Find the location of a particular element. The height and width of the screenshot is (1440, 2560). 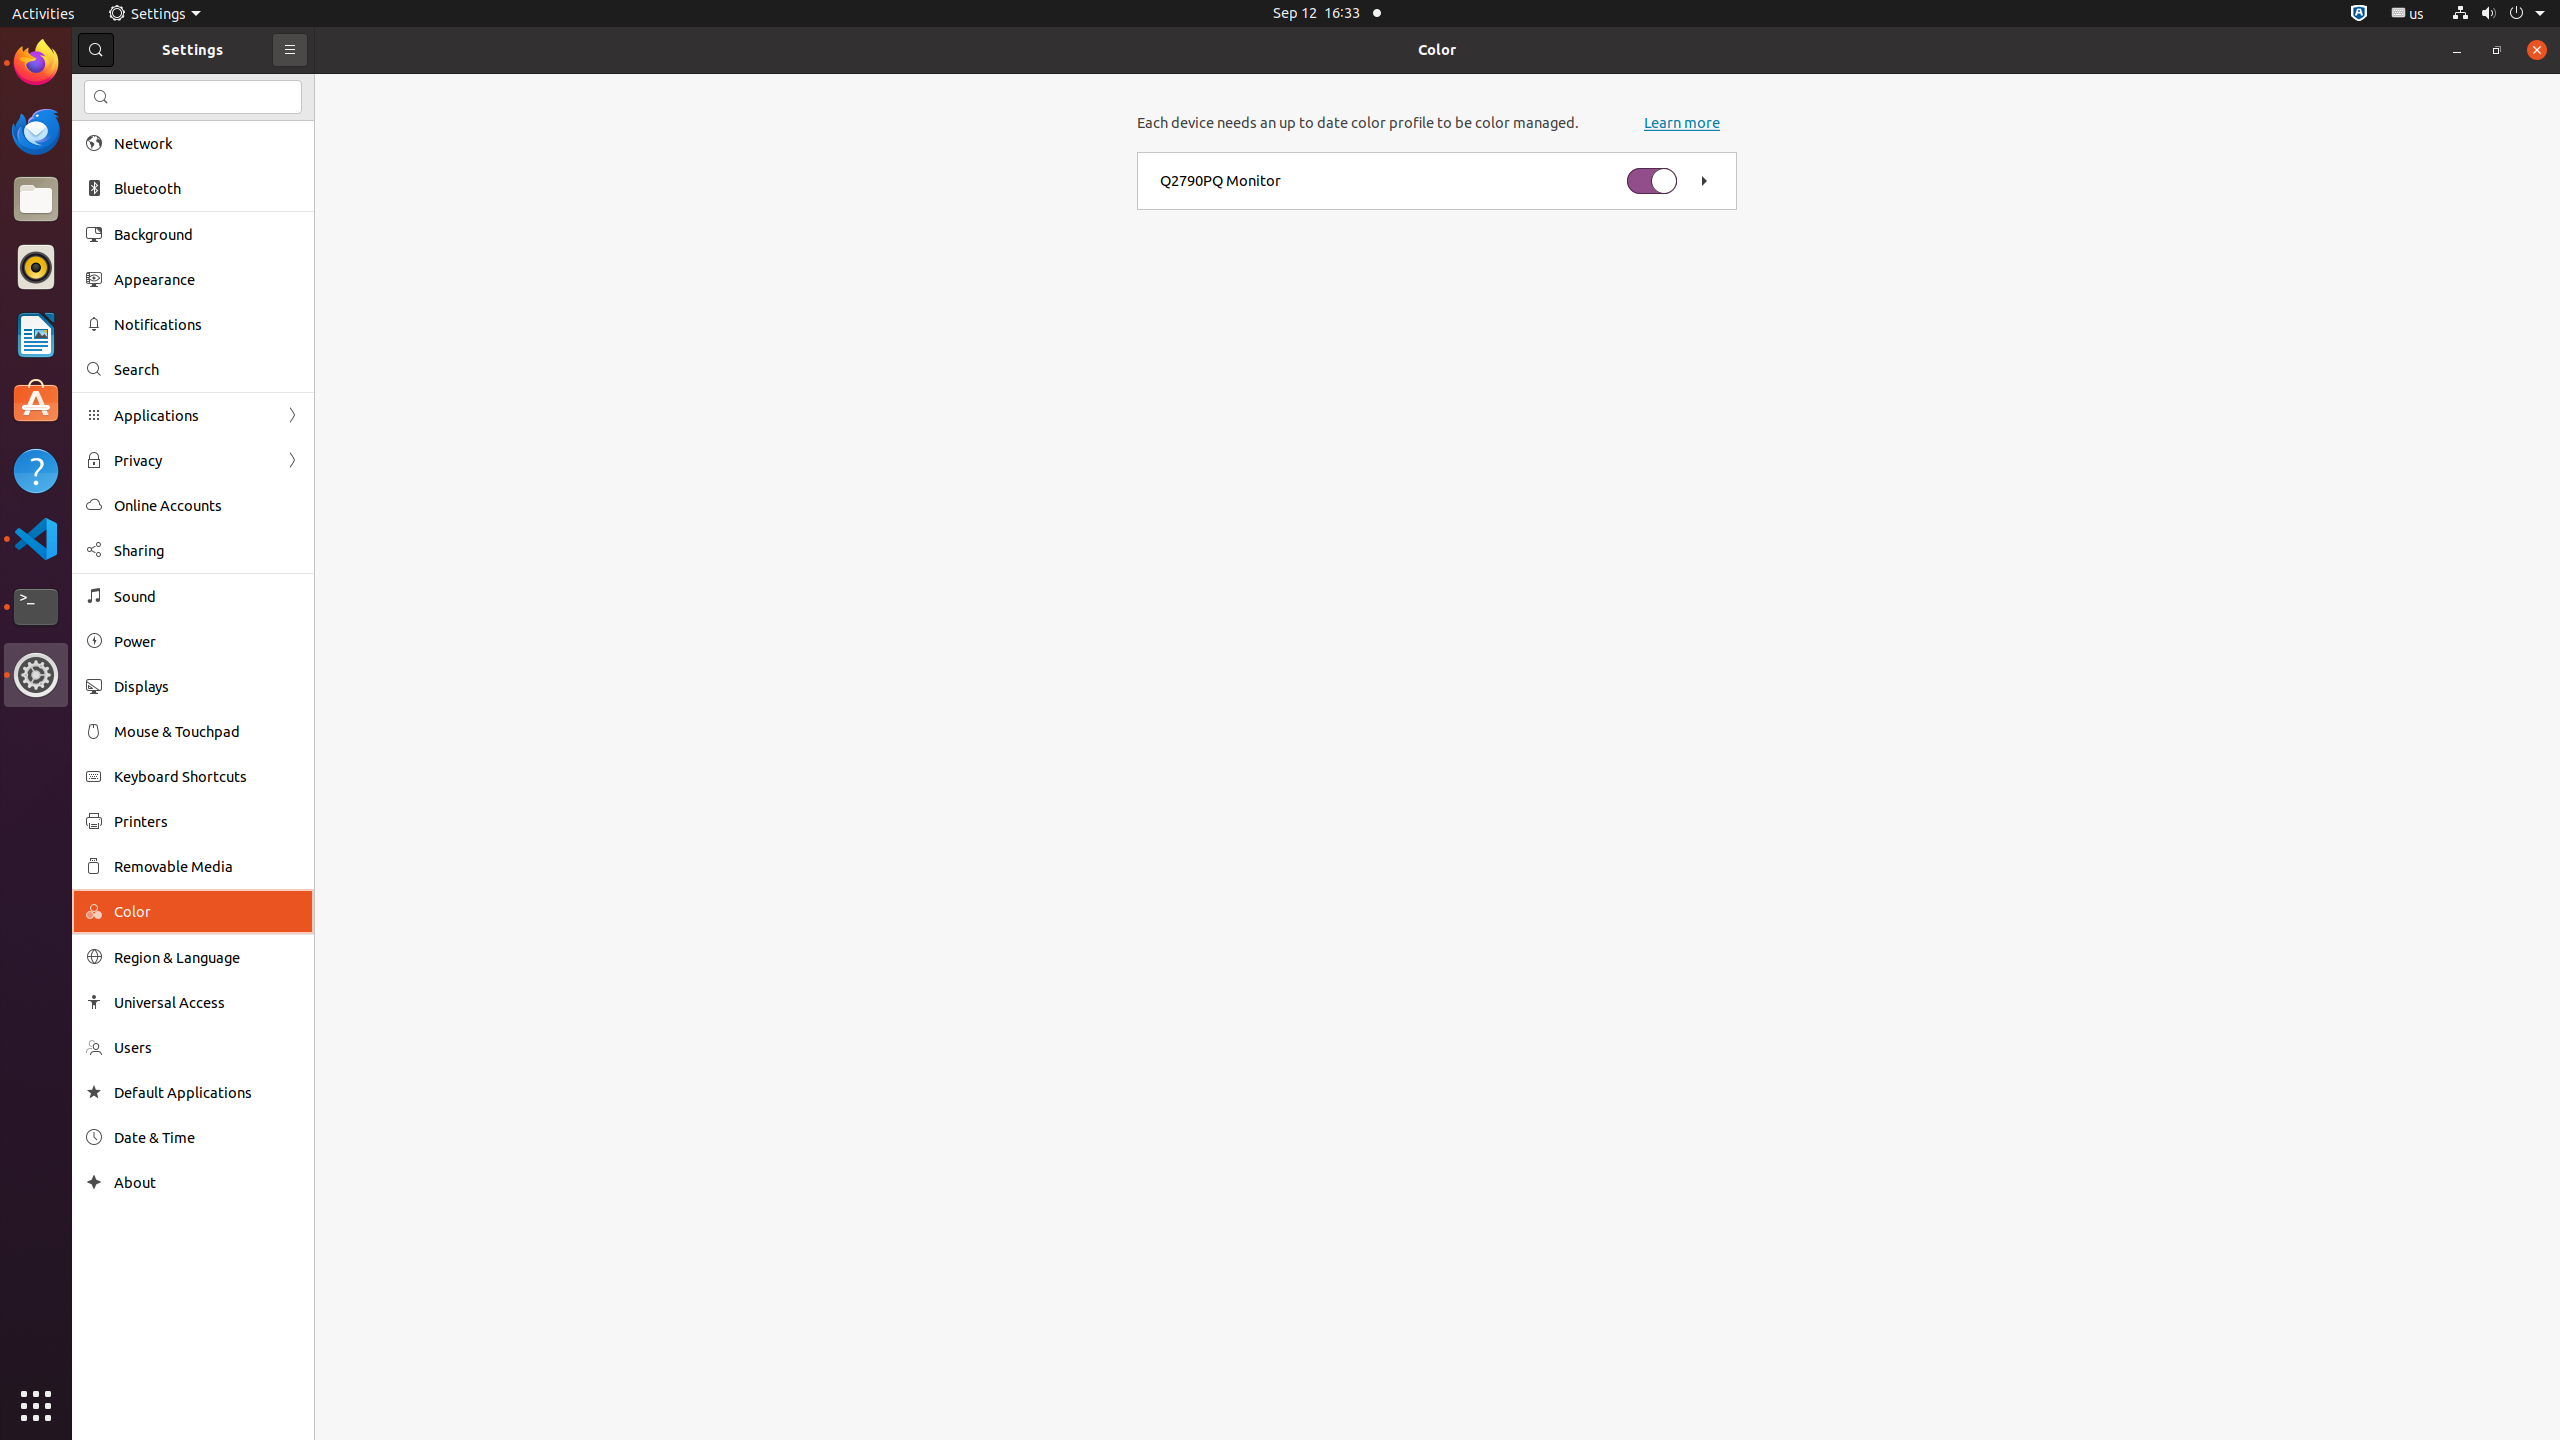

'Each device needs an up to date color profile to be color managed.' is located at coordinates (1357, 122).